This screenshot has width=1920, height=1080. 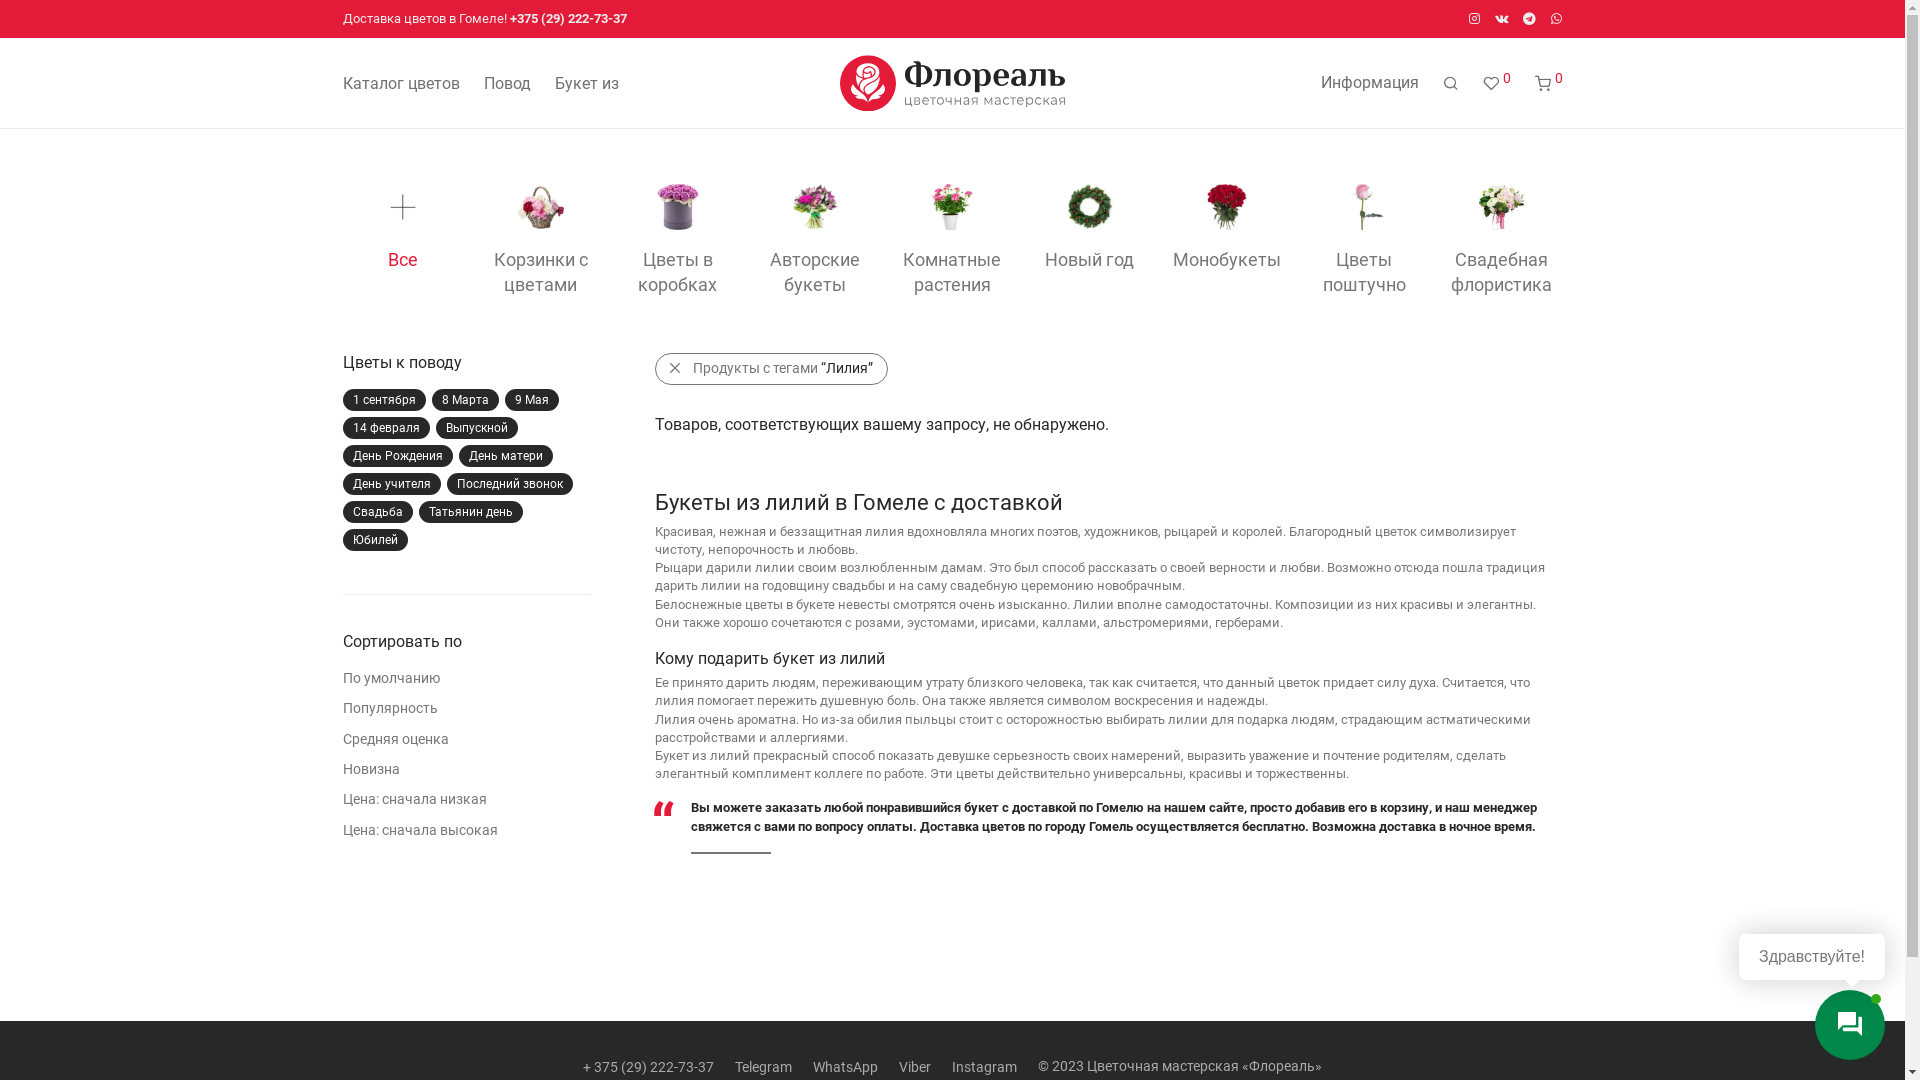 I want to click on '0', so click(x=1496, y=83).